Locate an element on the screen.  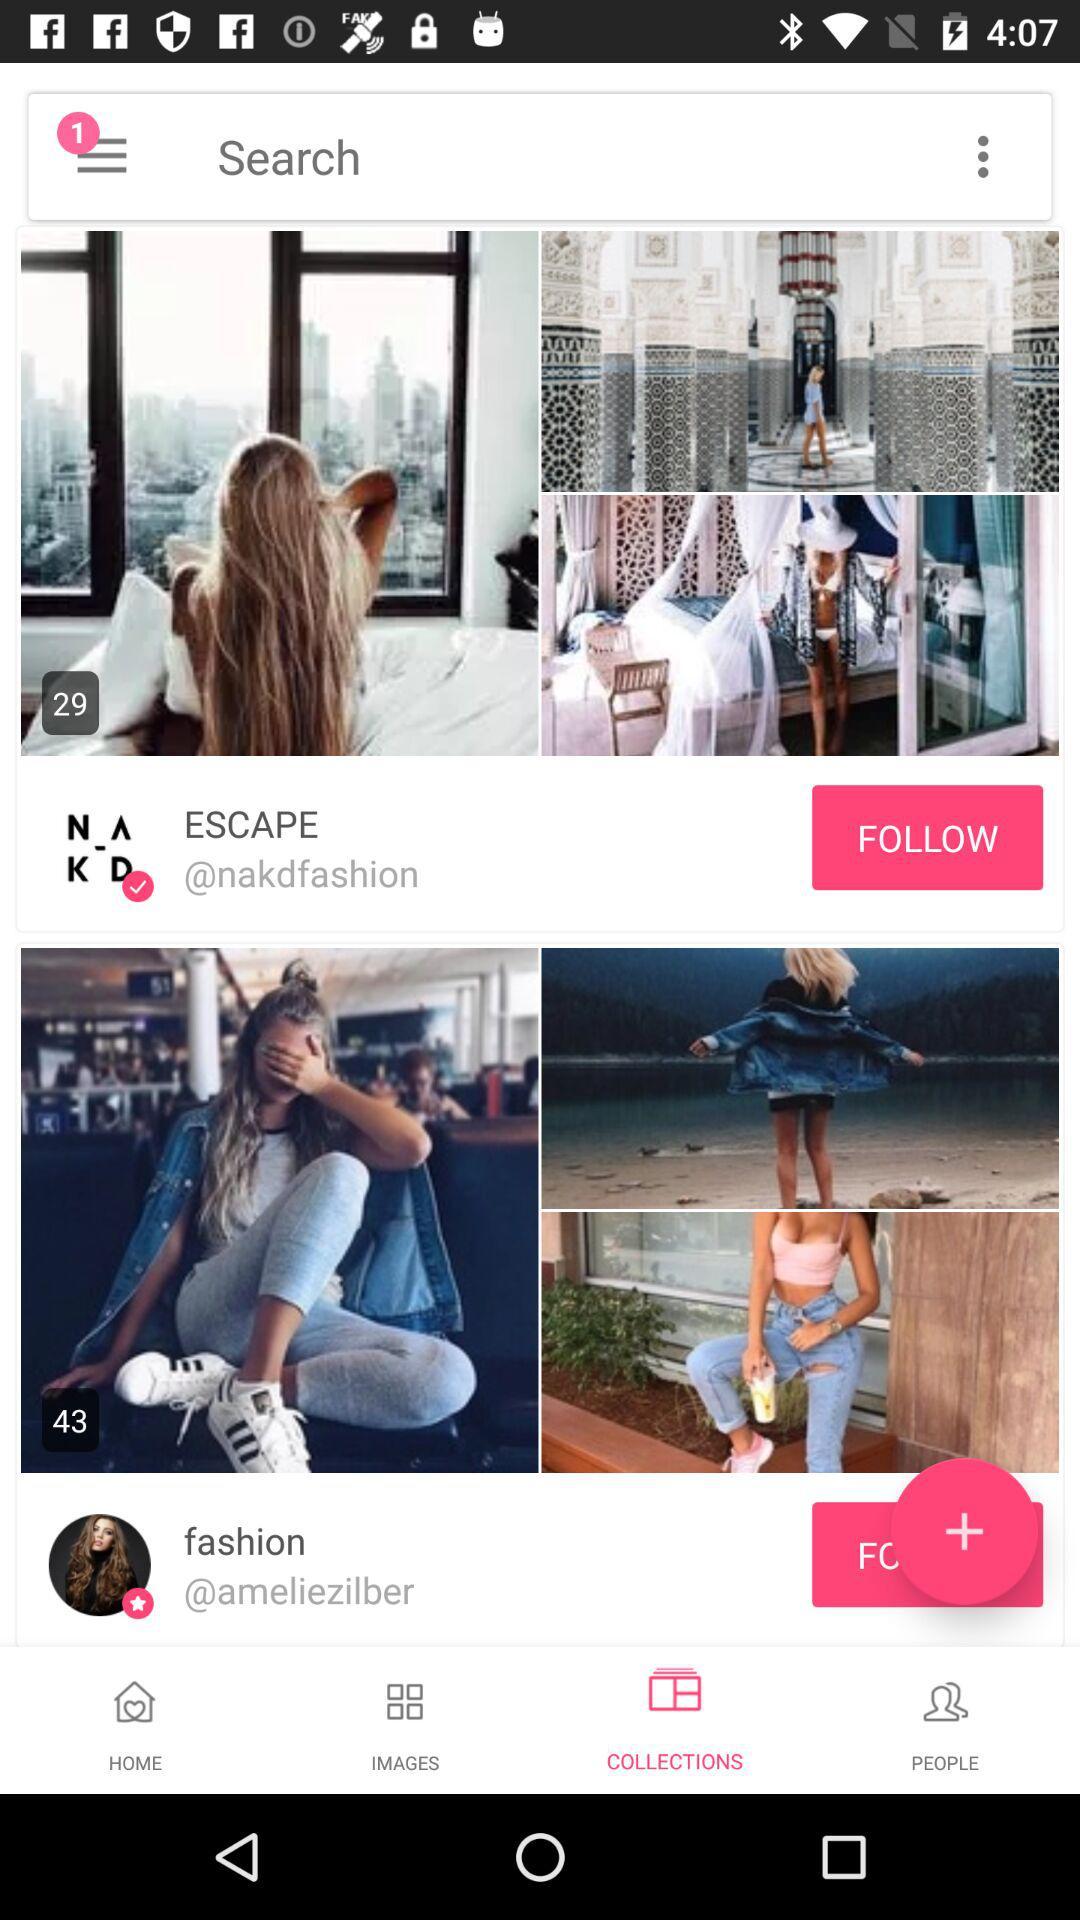
search is located at coordinates (634, 155).